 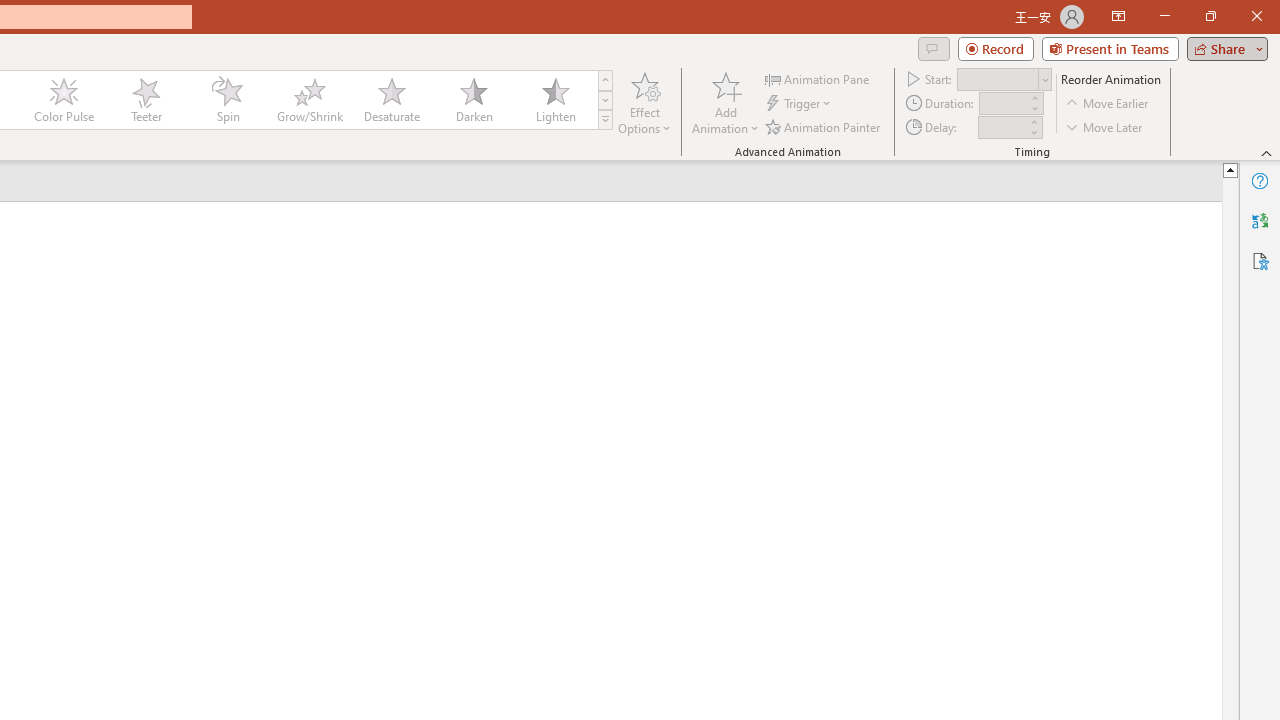 I want to click on 'Move Later', so click(x=1104, y=127).